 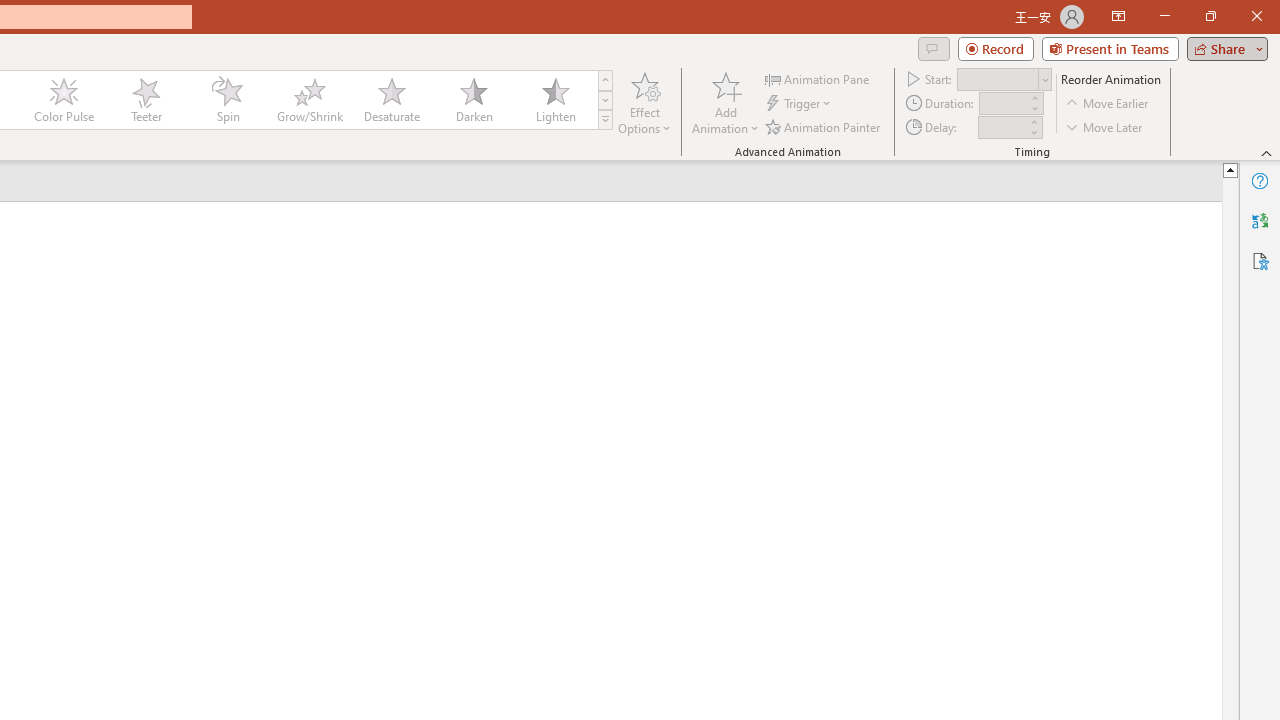 I want to click on 'Move Later', so click(x=1104, y=127).